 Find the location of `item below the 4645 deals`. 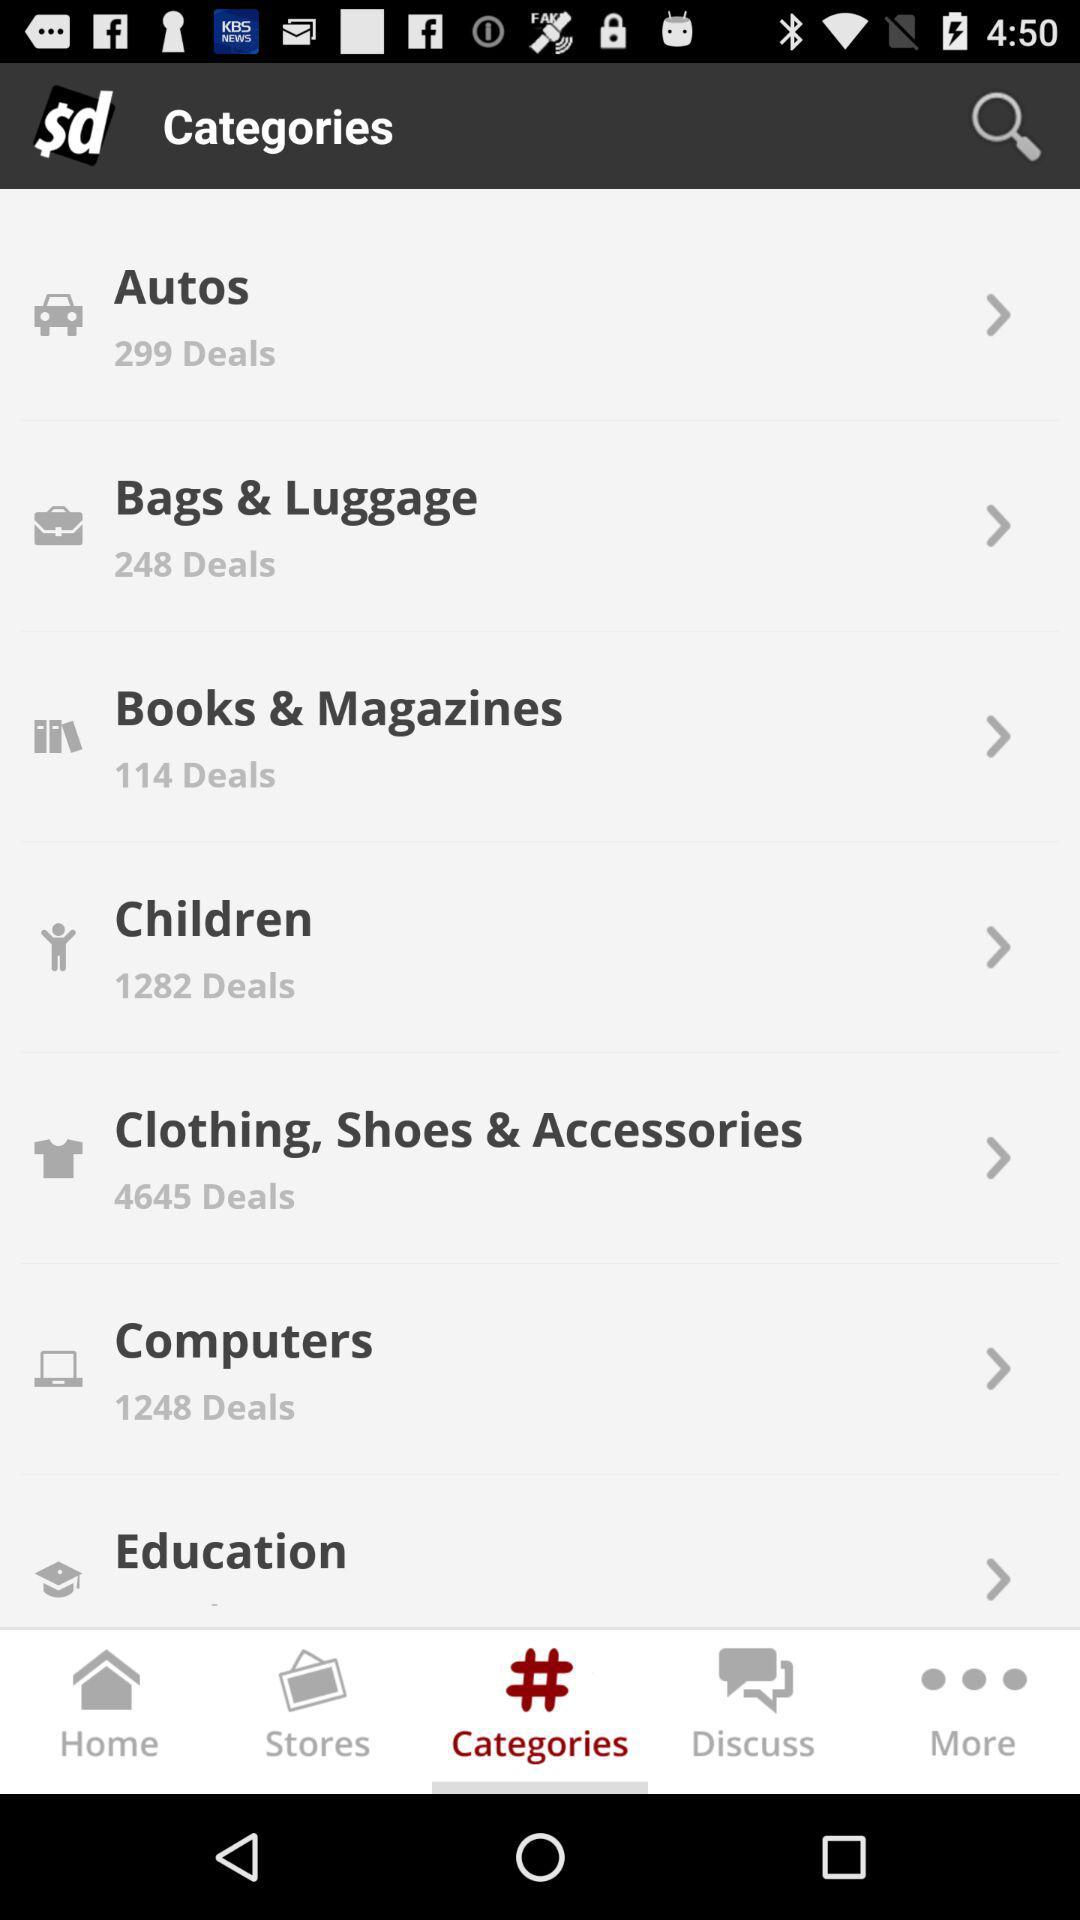

item below the 4645 deals is located at coordinates (242, 1339).